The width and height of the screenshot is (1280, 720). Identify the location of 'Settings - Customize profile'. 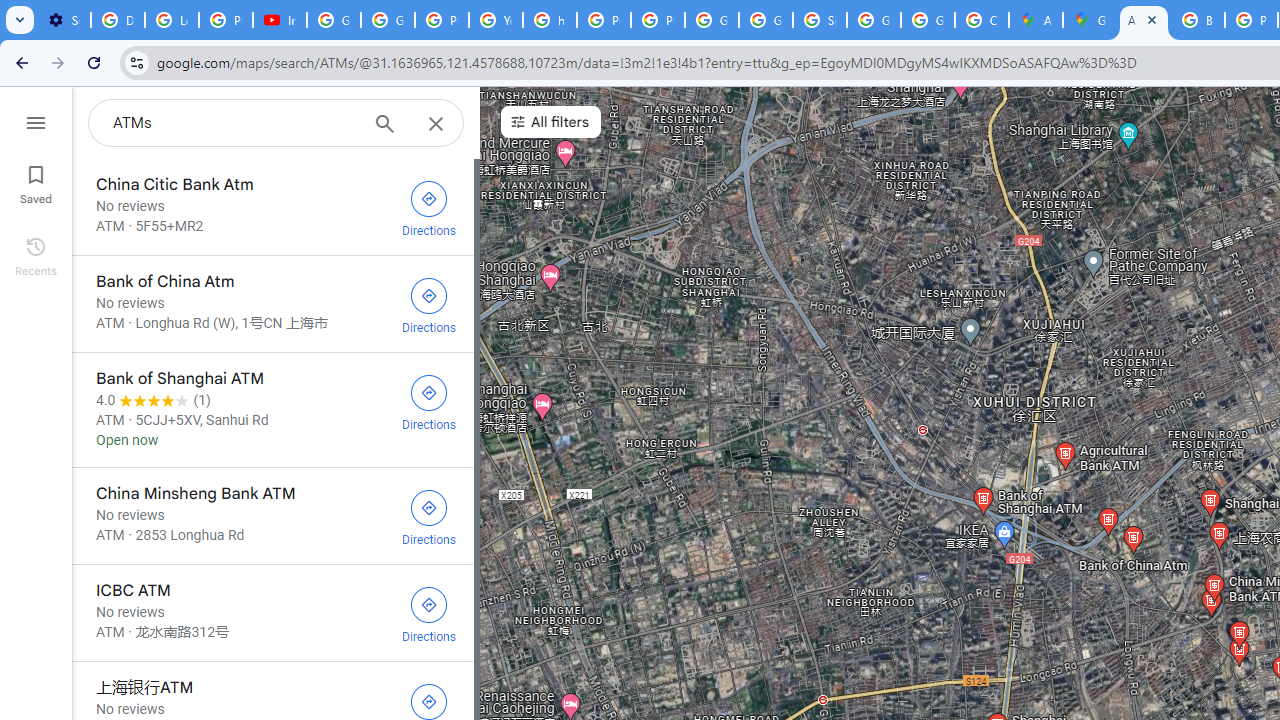
(64, 20).